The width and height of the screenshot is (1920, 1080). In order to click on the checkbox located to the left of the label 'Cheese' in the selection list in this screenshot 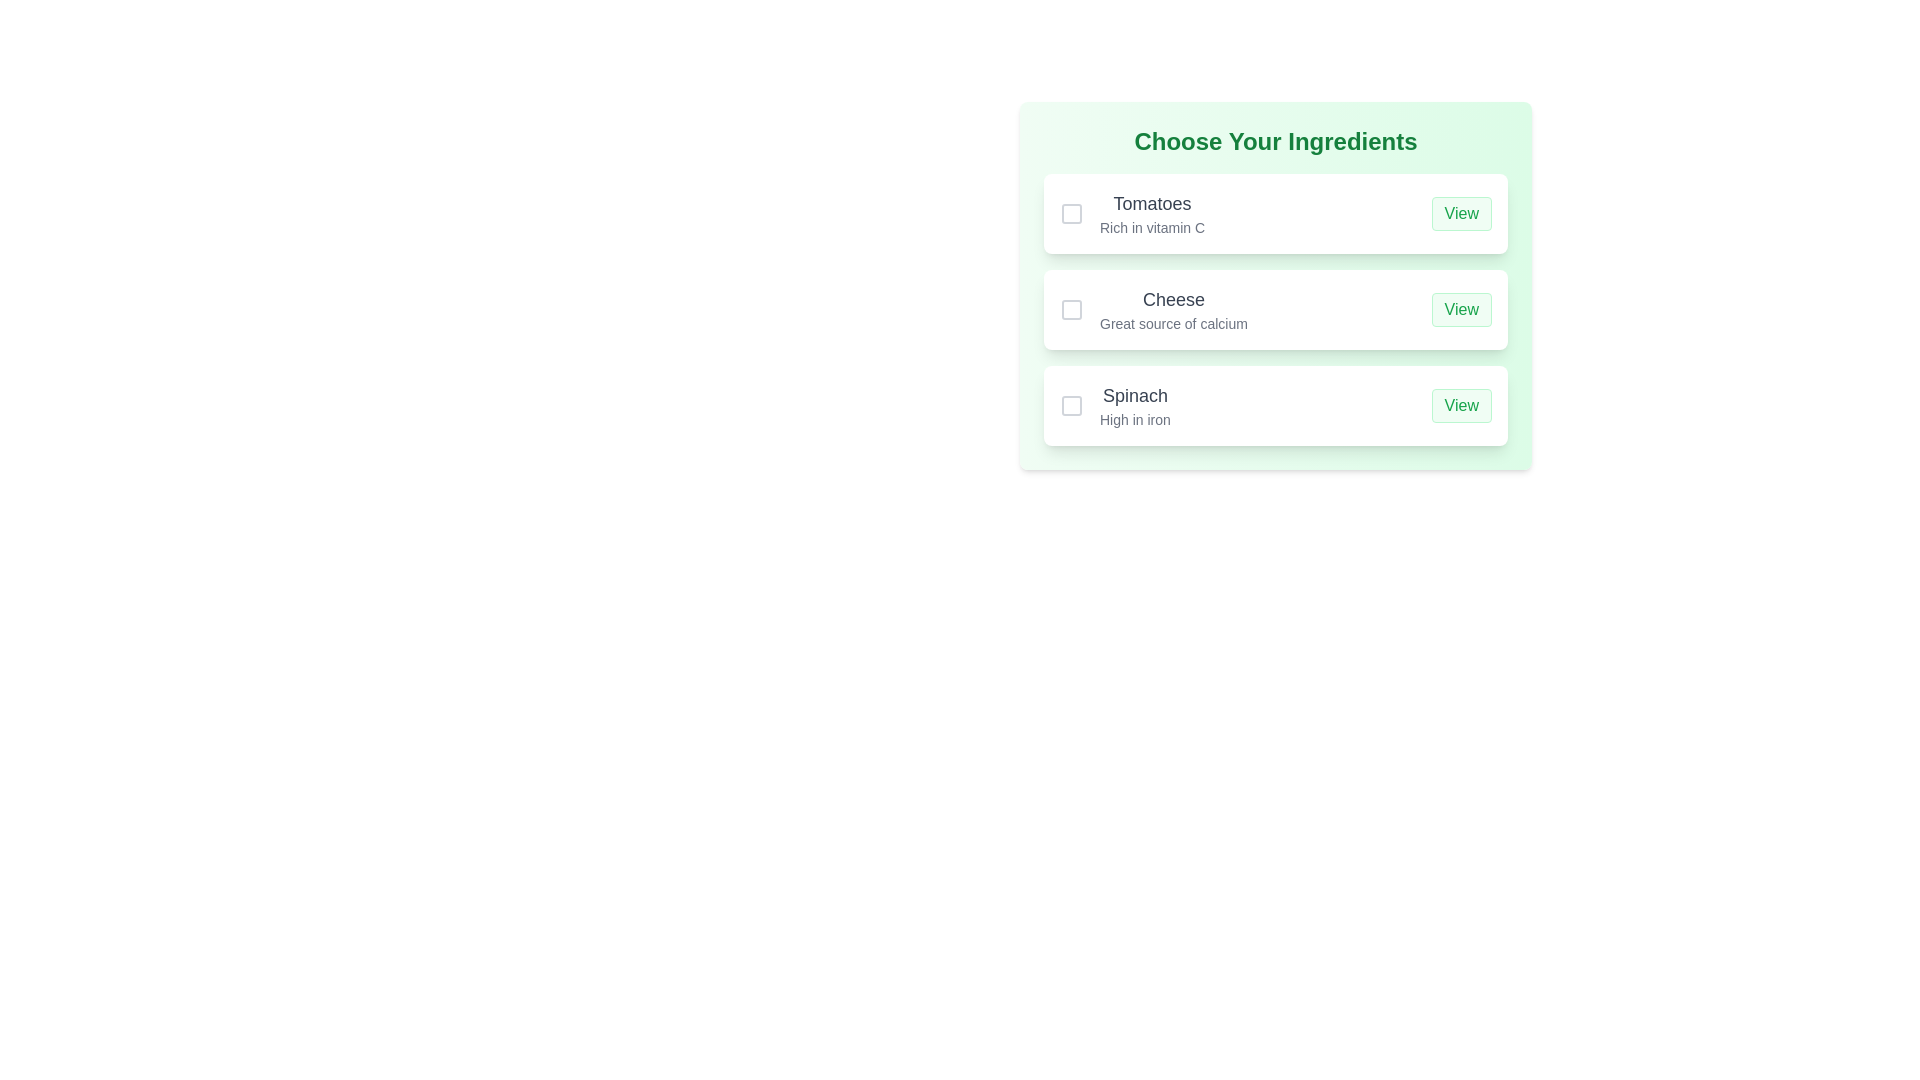, I will do `click(1070, 309)`.